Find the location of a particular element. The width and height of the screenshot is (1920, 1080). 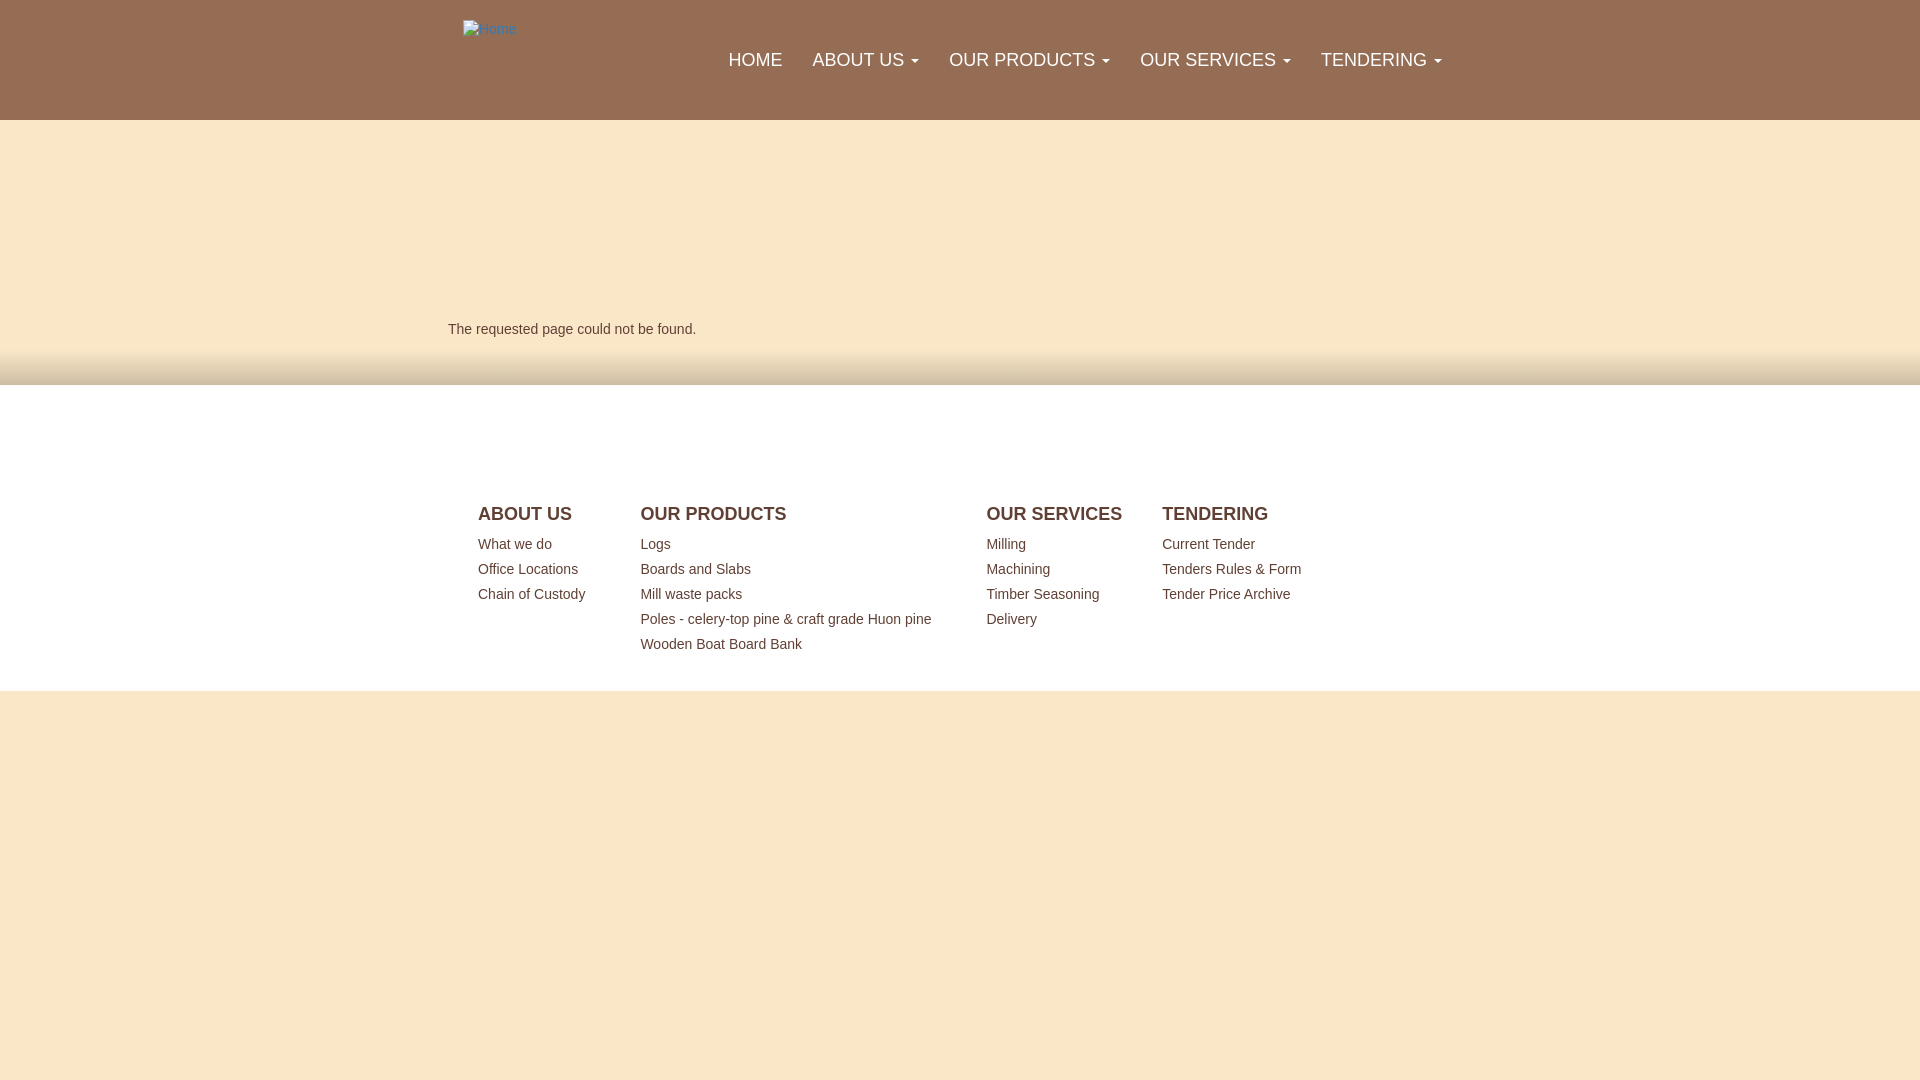

'Office Locations' is located at coordinates (538, 567).